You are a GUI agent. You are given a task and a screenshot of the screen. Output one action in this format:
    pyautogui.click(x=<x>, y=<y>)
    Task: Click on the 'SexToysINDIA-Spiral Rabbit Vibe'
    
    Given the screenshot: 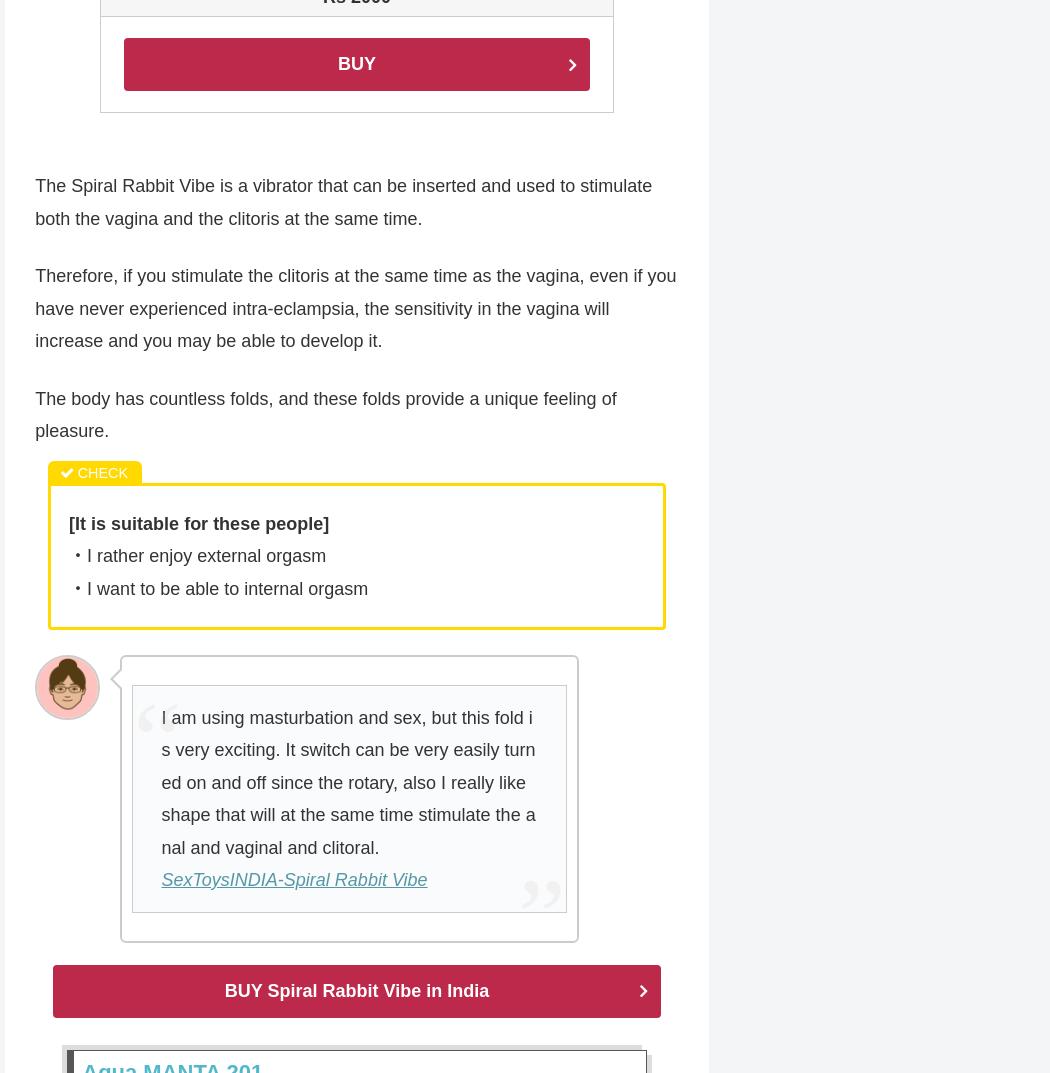 What is the action you would take?
    pyautogui.click(x=293, y=881)
    